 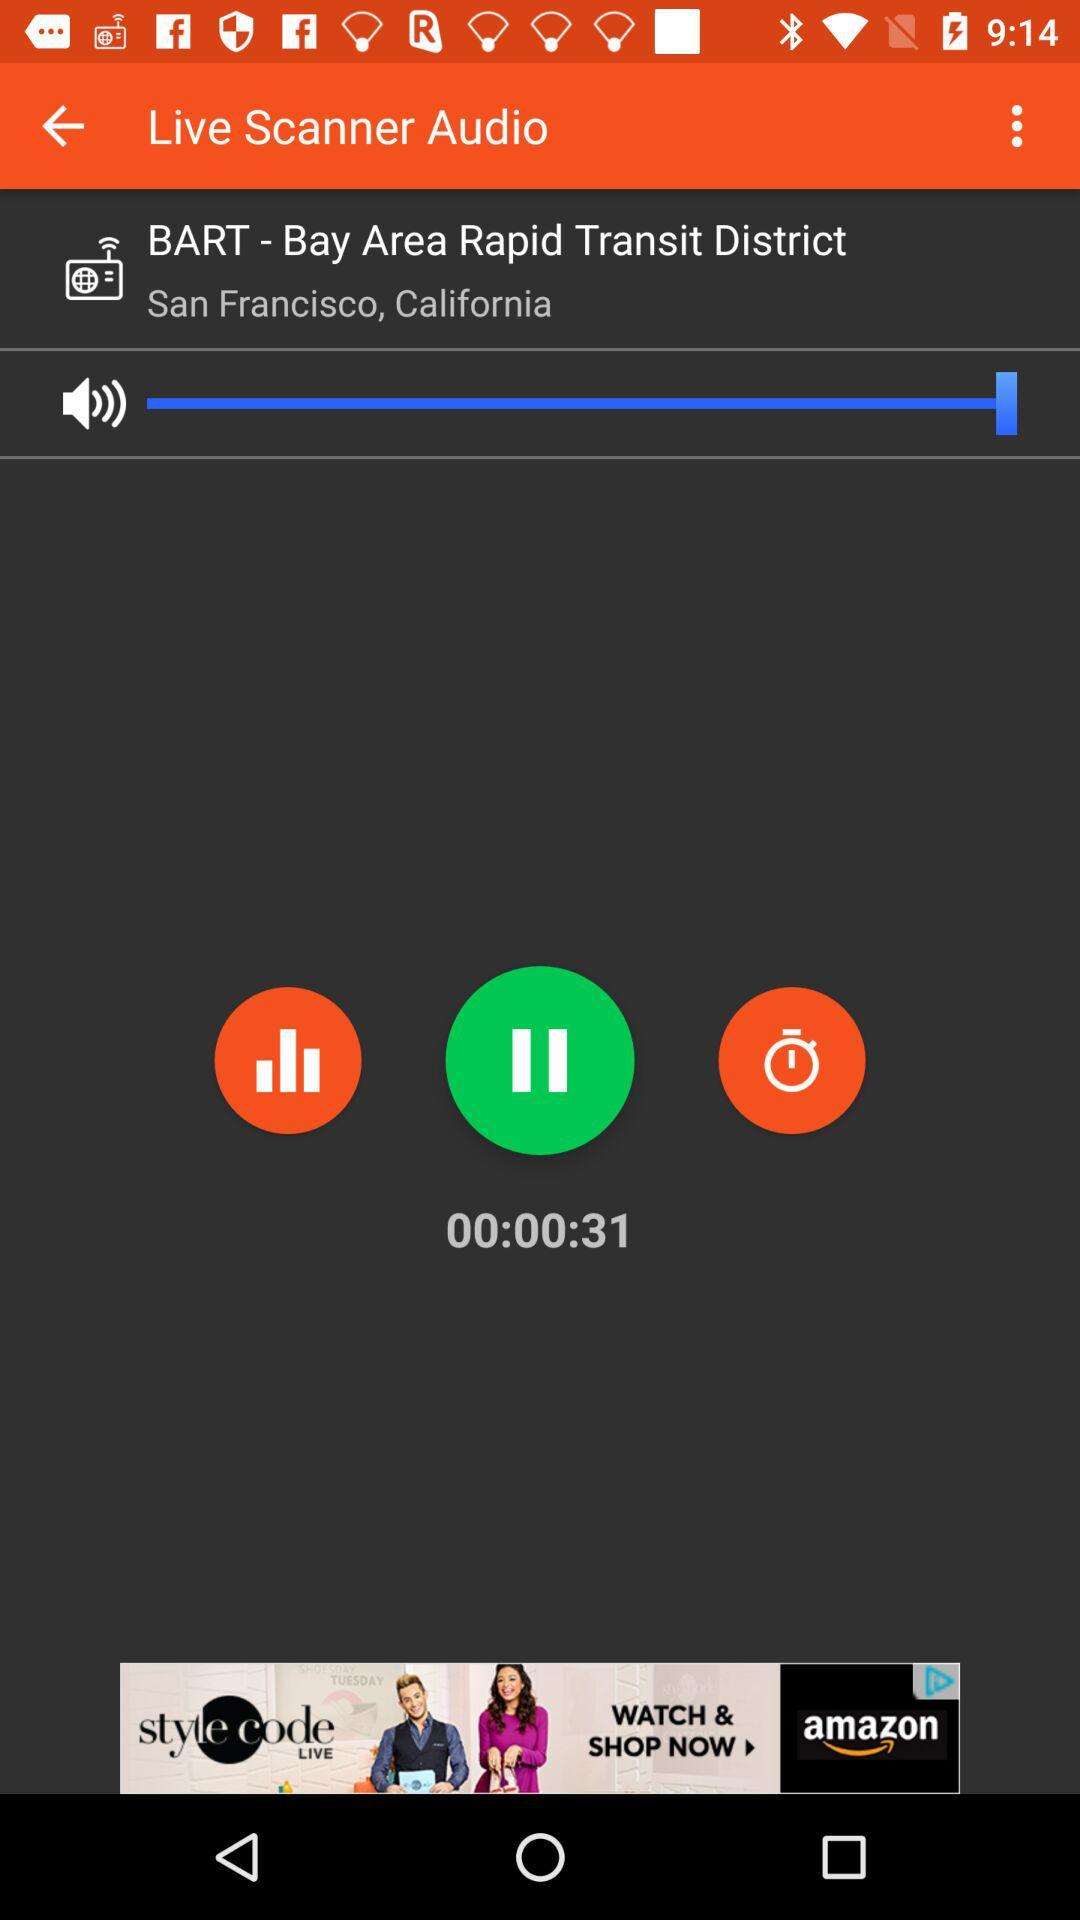 I want to click on the pause icon, so click(x=540, y=1059).